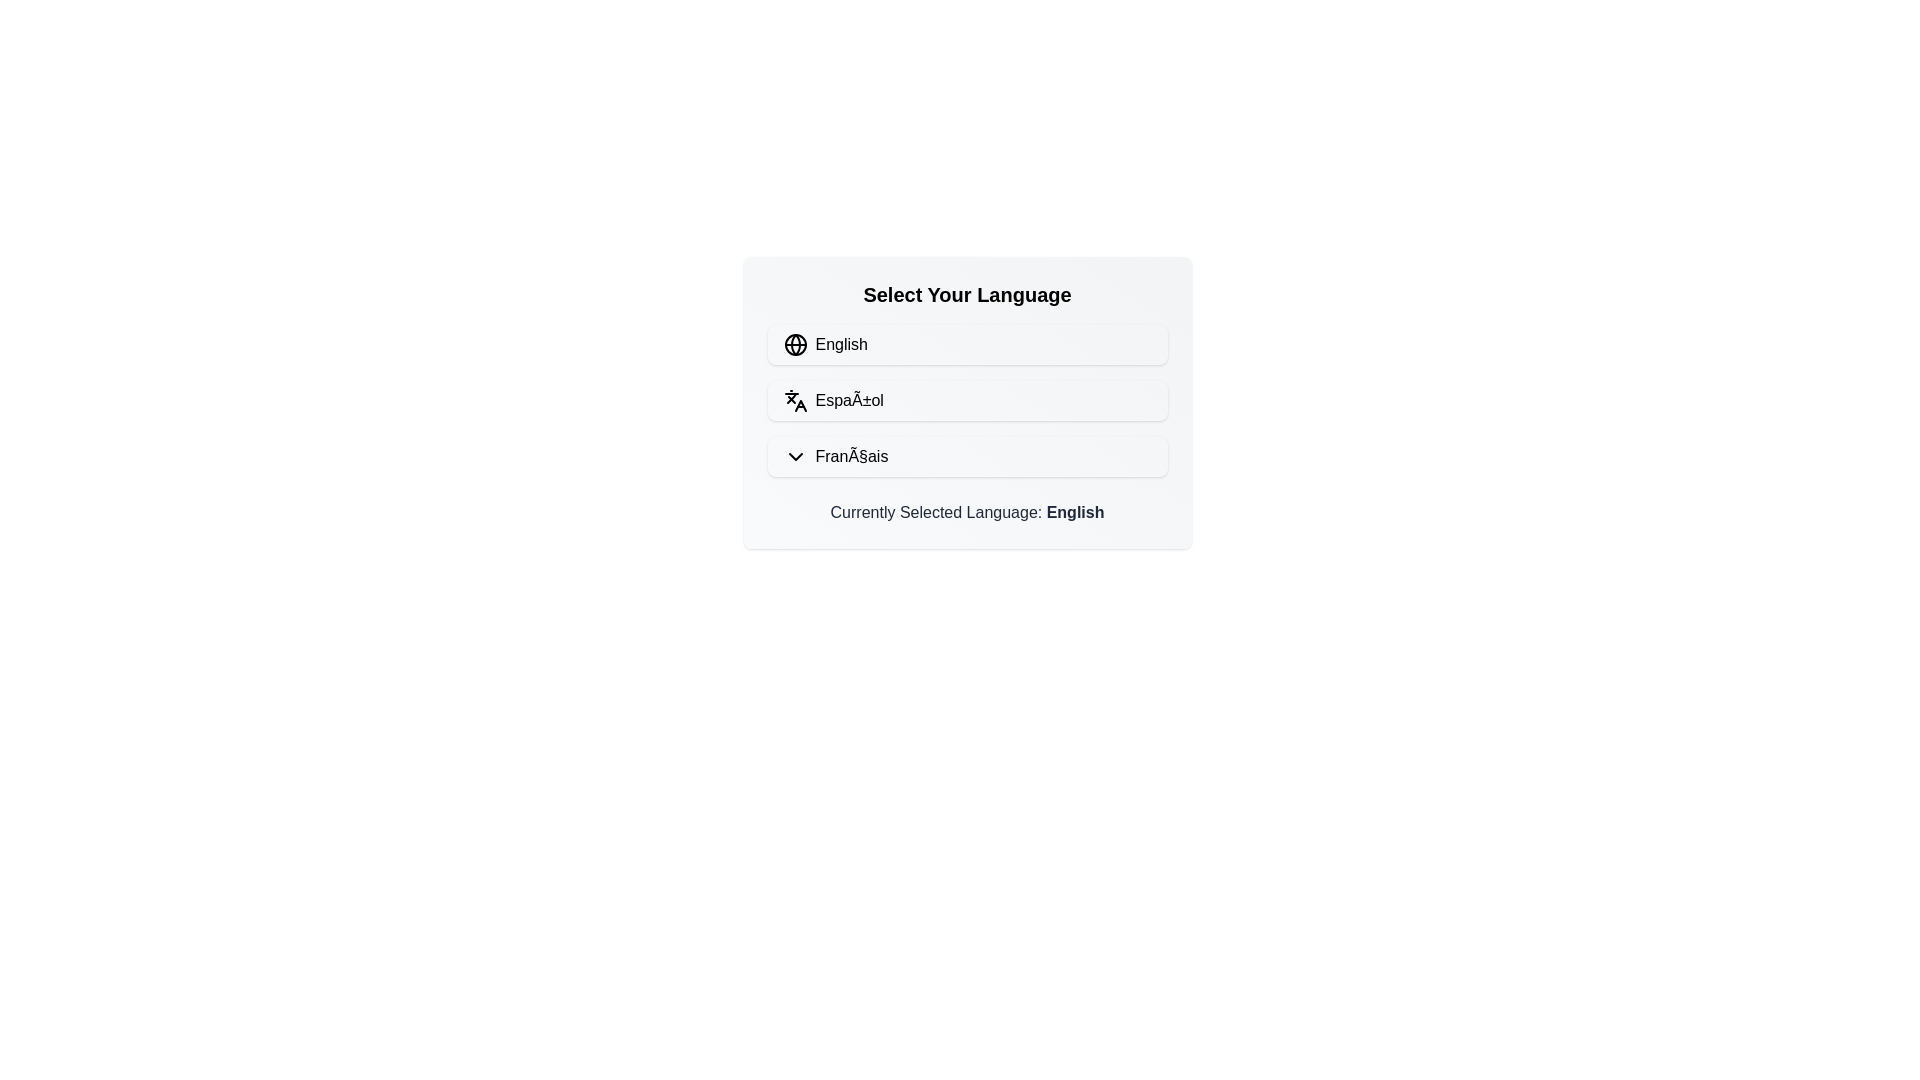 The width and height of the screenshot is (1920, 1080). What do you see at coordinates (800, 405) in the screenshot?
I see `the icon that serves as an indicator or toggle for the dropdown expansion of language options next to the 'Français' text item` at bounding box center [800, 405].